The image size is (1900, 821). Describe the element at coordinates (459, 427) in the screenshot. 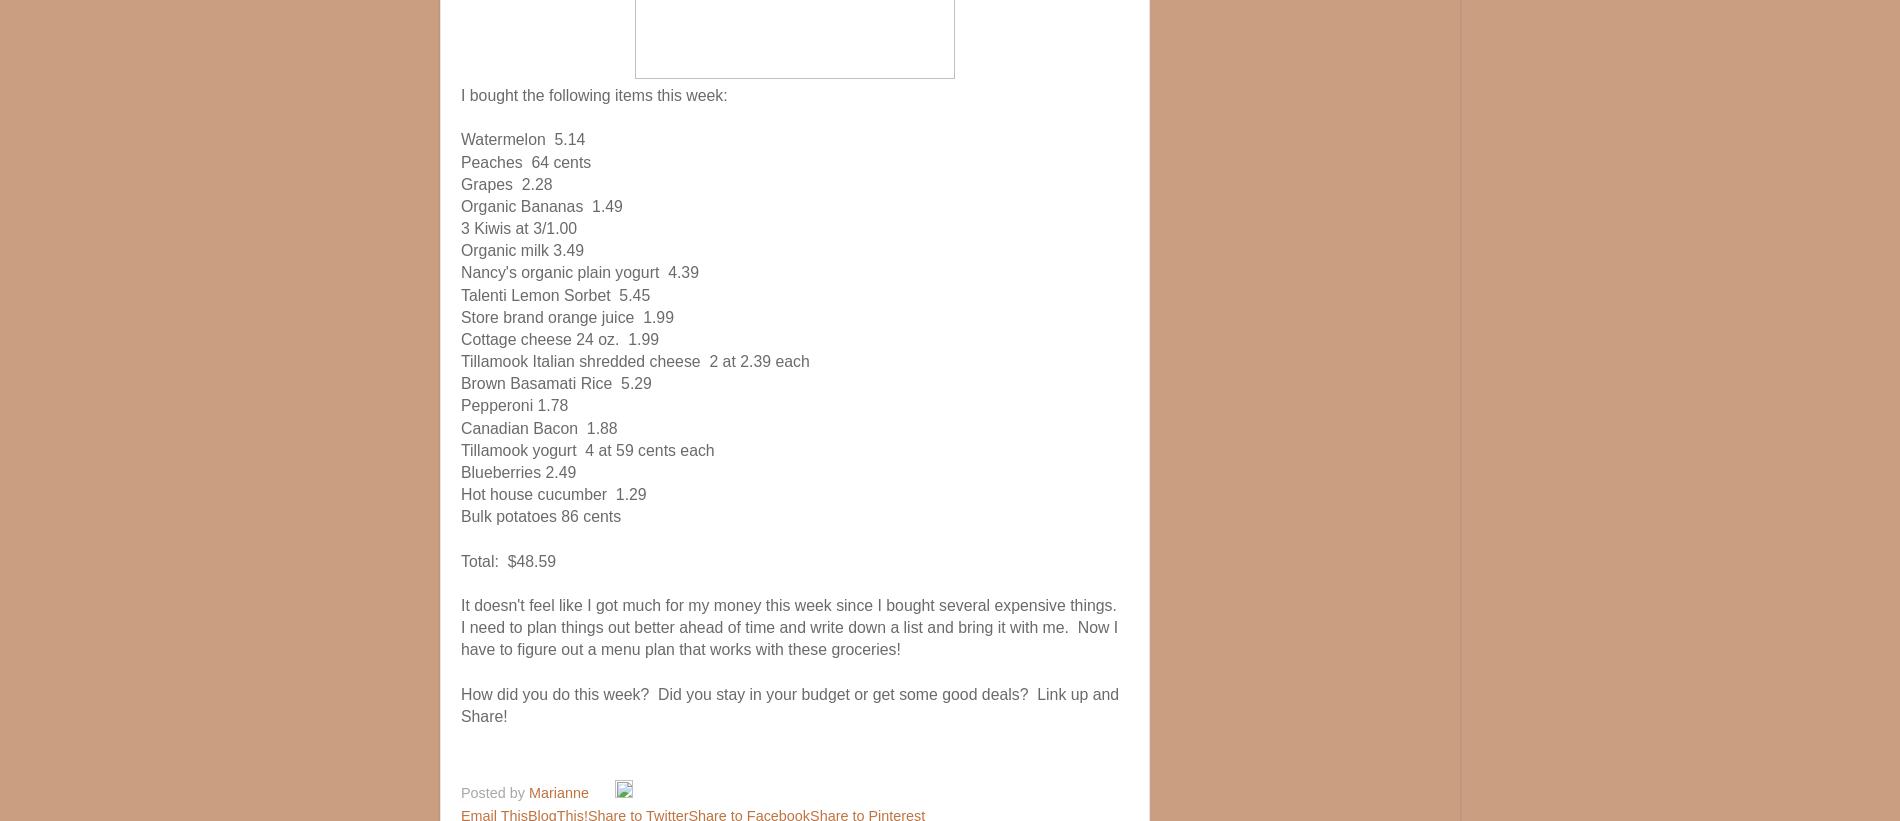

I see `'Canadian Bacon  1.88'` at that location.